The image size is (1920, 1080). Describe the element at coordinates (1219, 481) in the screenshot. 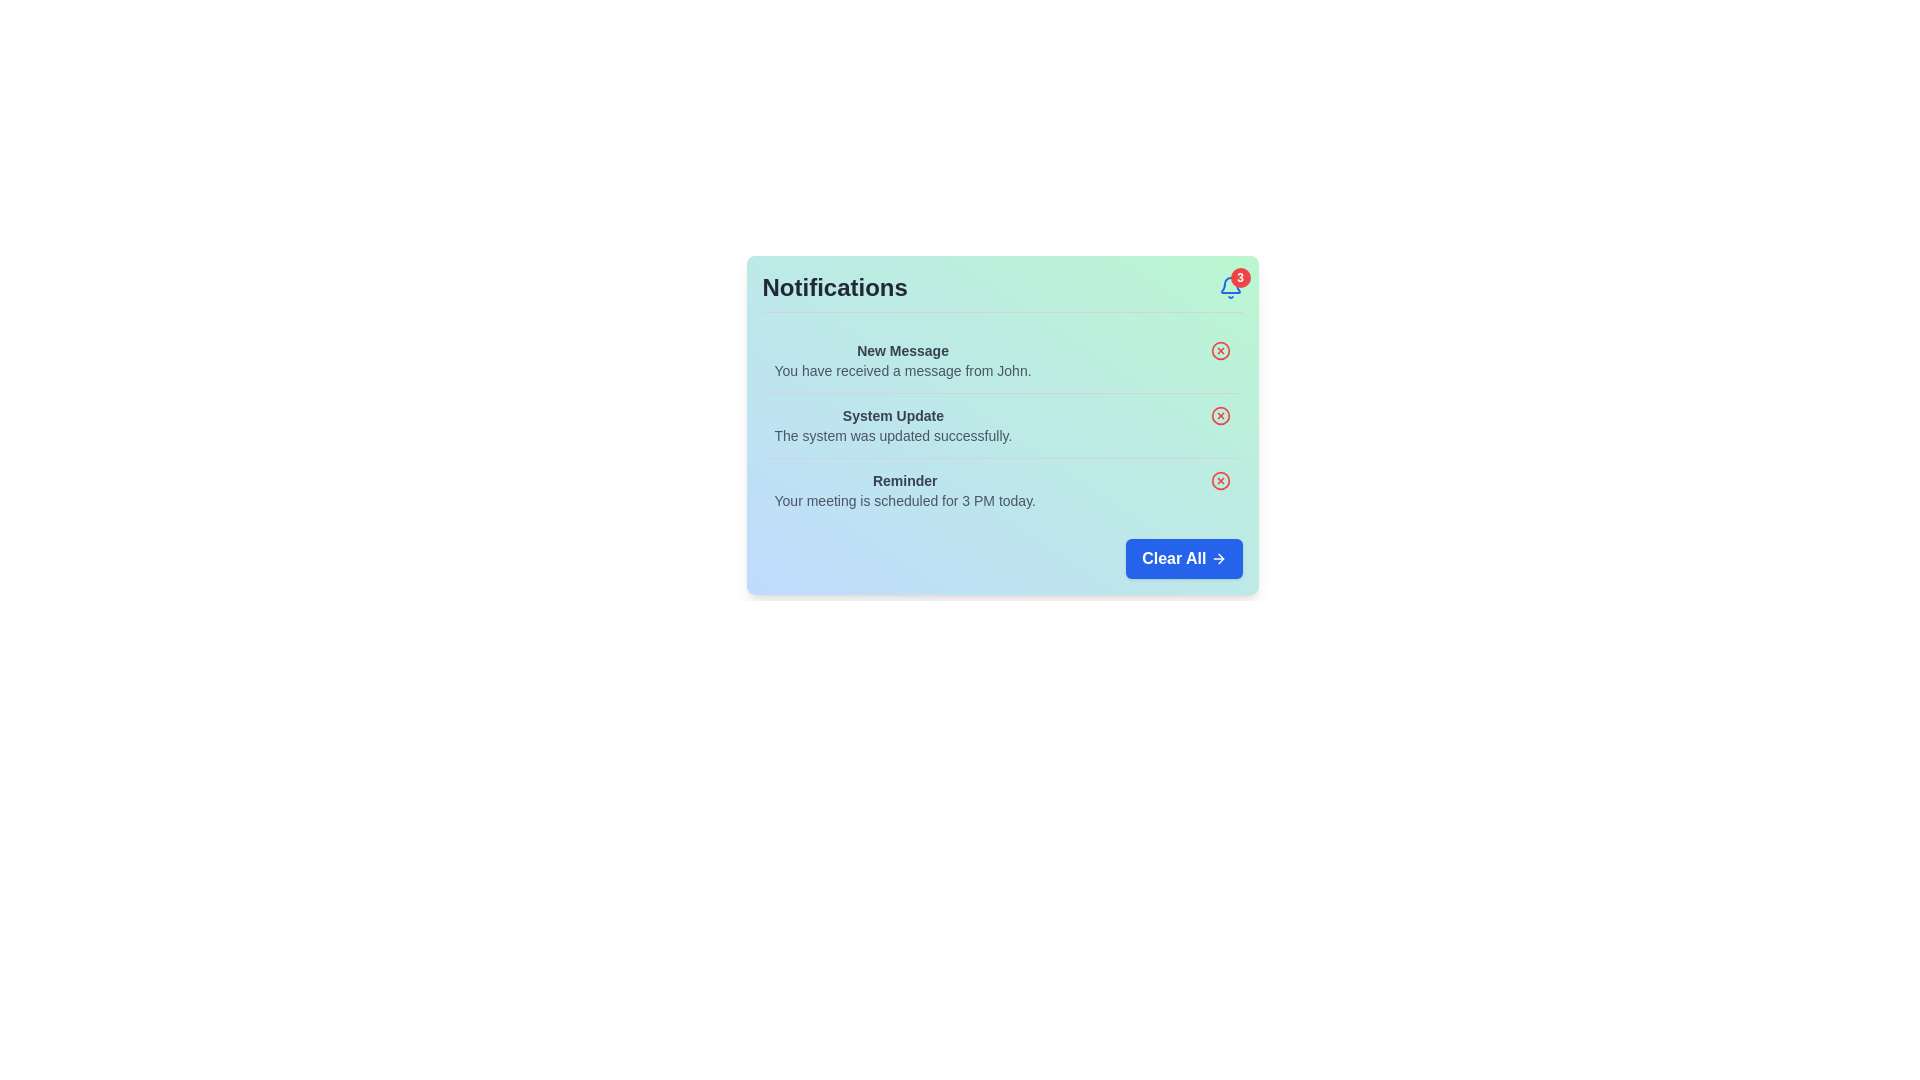

I see `the dismissal button located to the right of the notification text 'ReminderYour meeting is scheduled for 3 PM today.'` at that location.